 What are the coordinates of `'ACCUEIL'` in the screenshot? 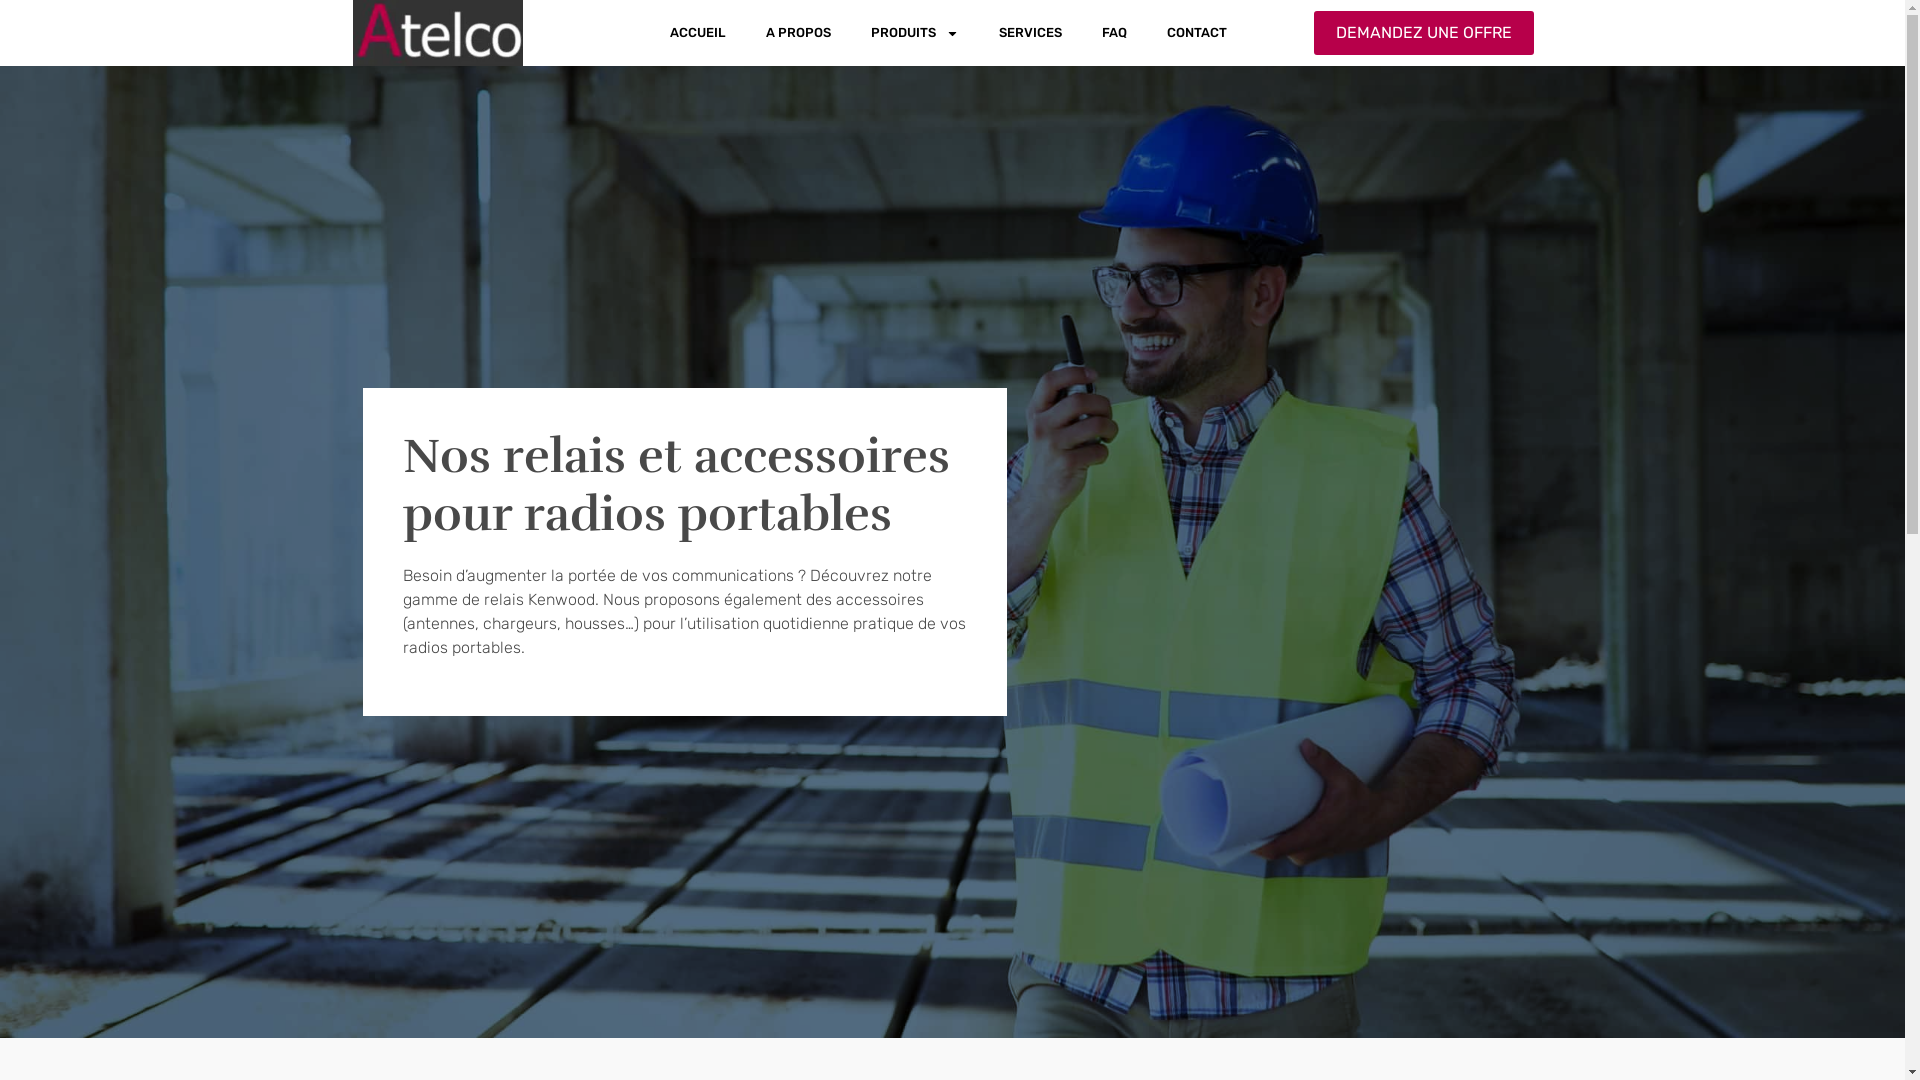 It's located at (697, 33).